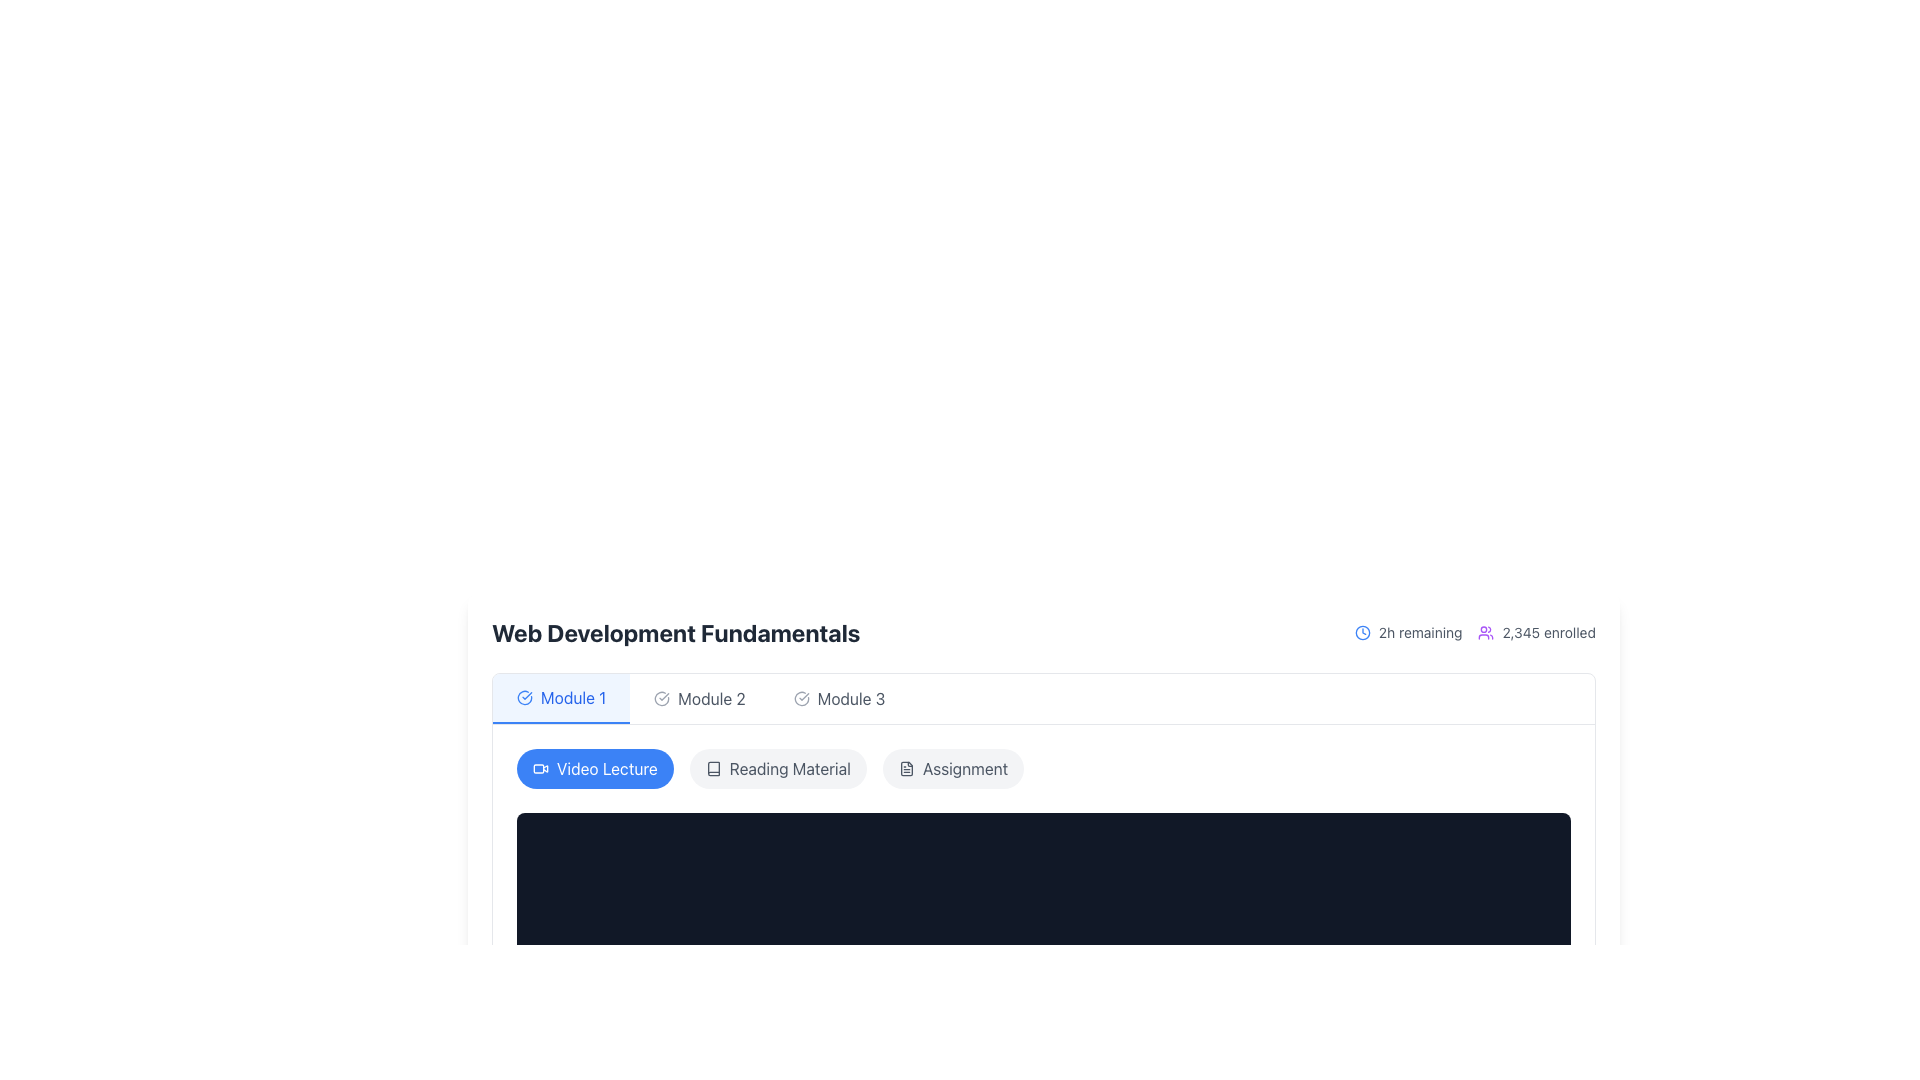 This screenshot has height=1080, width=1920. Describe the element at coordinates (700, 697) in the screenshot. I see `the 'Module 2' button, which has a circular checkmark icon and a neutral gray text` at that location.